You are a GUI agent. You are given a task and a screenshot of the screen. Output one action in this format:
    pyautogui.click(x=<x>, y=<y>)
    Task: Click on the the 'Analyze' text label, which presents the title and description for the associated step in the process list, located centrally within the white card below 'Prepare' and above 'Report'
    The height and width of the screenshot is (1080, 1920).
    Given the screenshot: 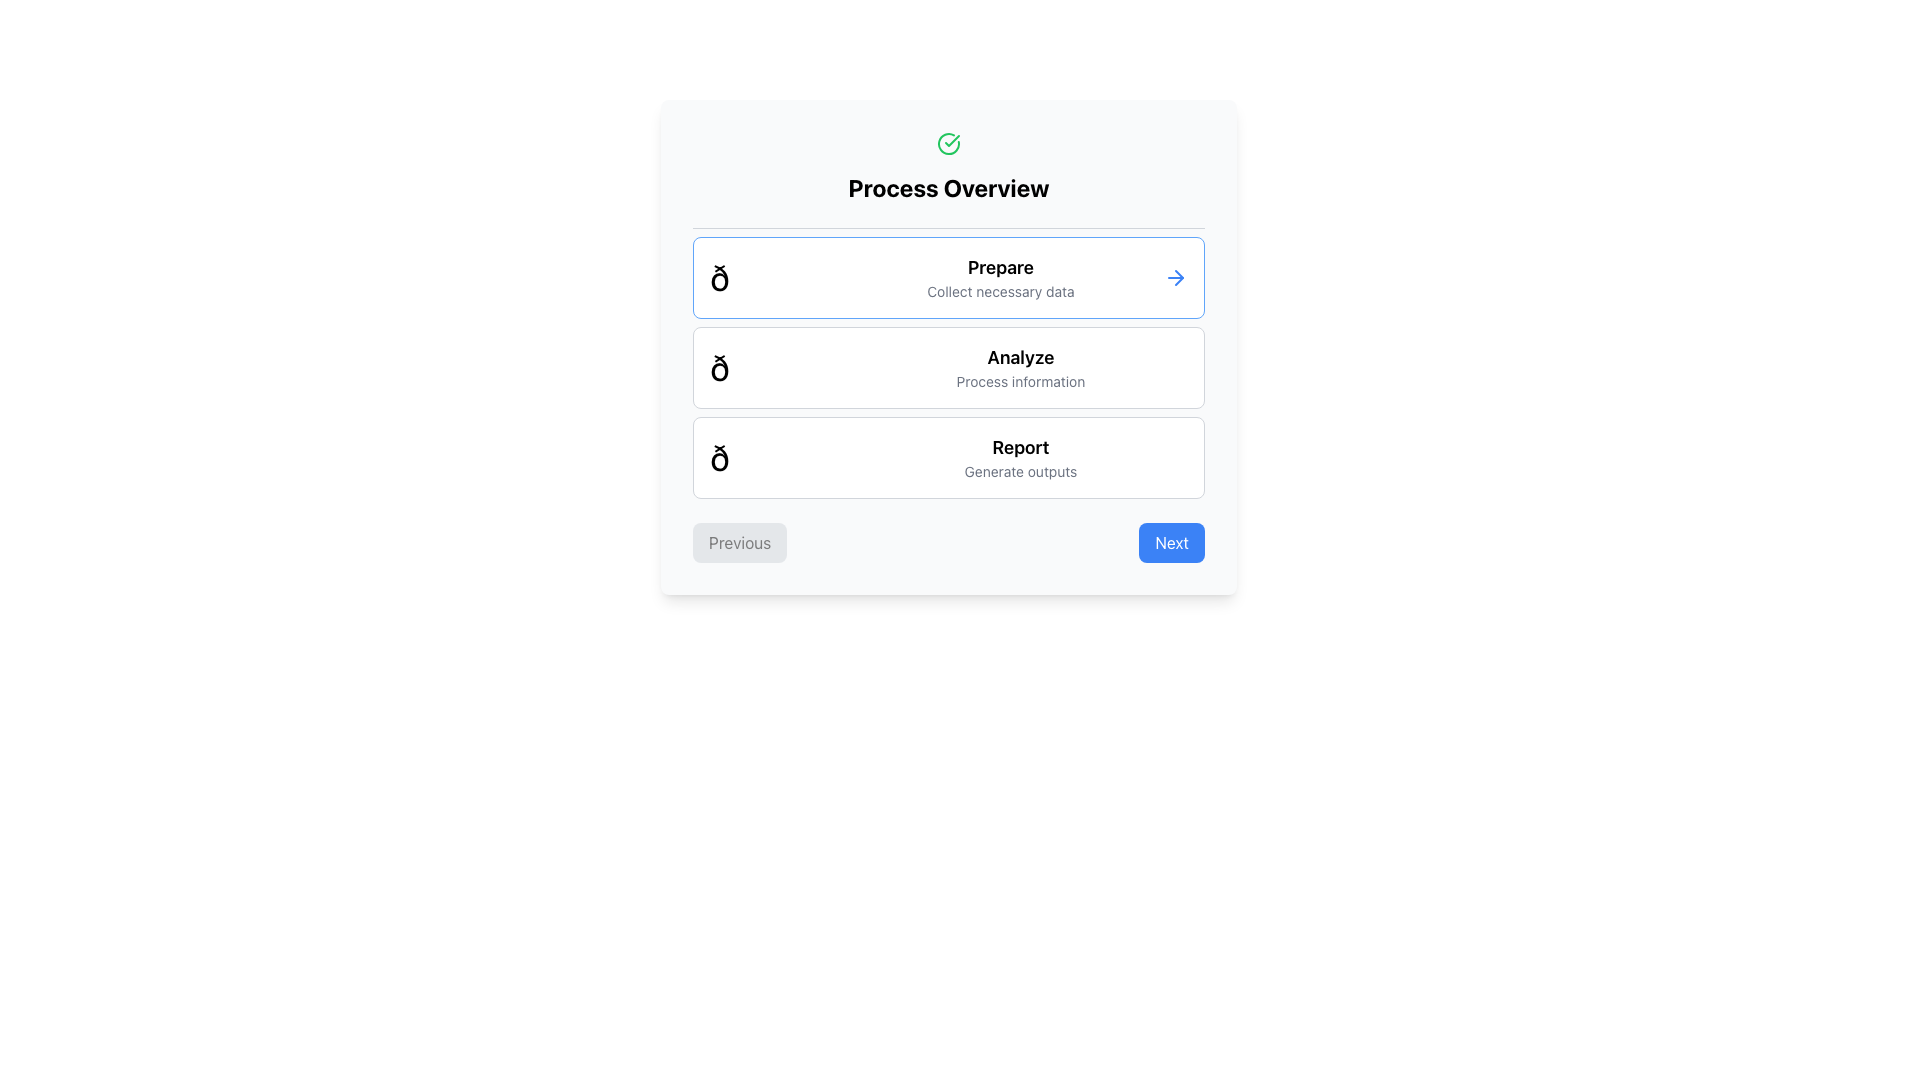 What is the action you would take?
    pyautogui.click(x=1020, y=367)
    